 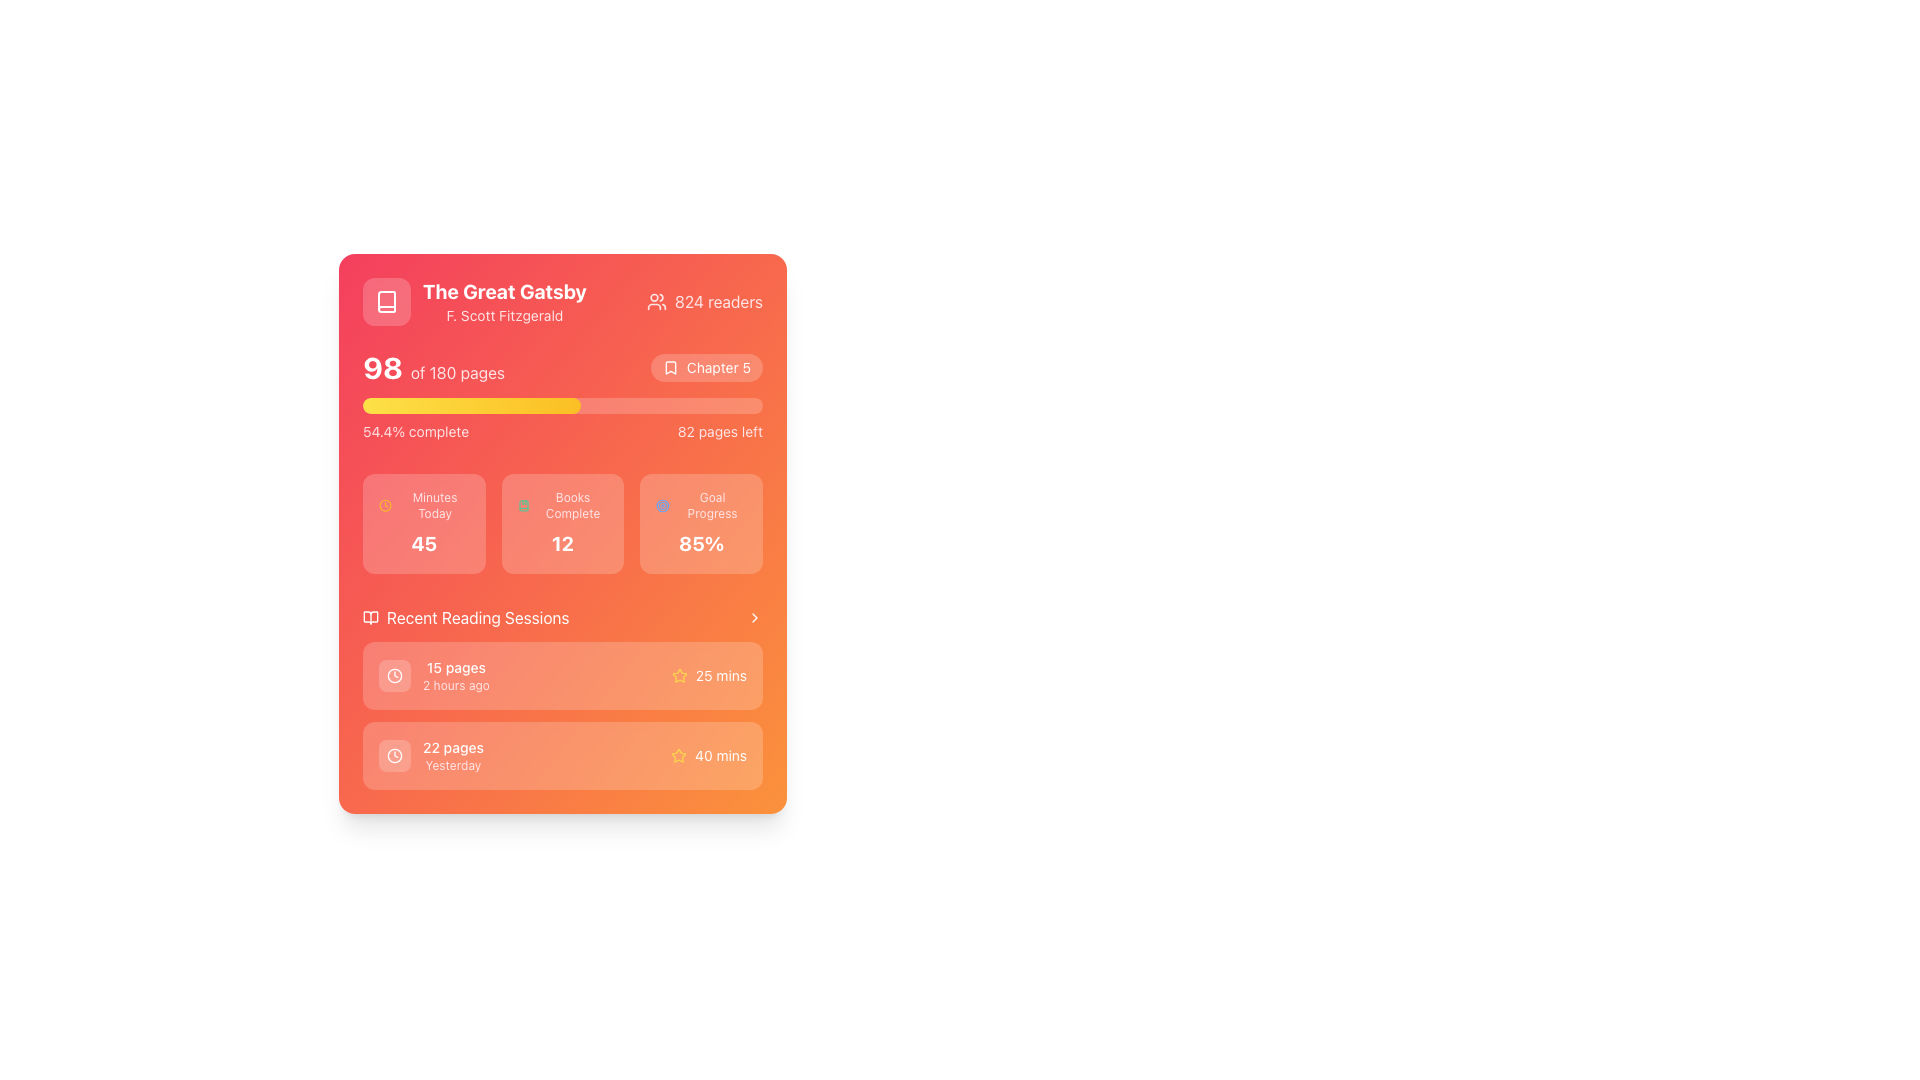 I want to click on the text label displaying '824 readers' styled in light rose color, located in the top-right corner of the card component, next to the people icon, so click(x=719, y=301).